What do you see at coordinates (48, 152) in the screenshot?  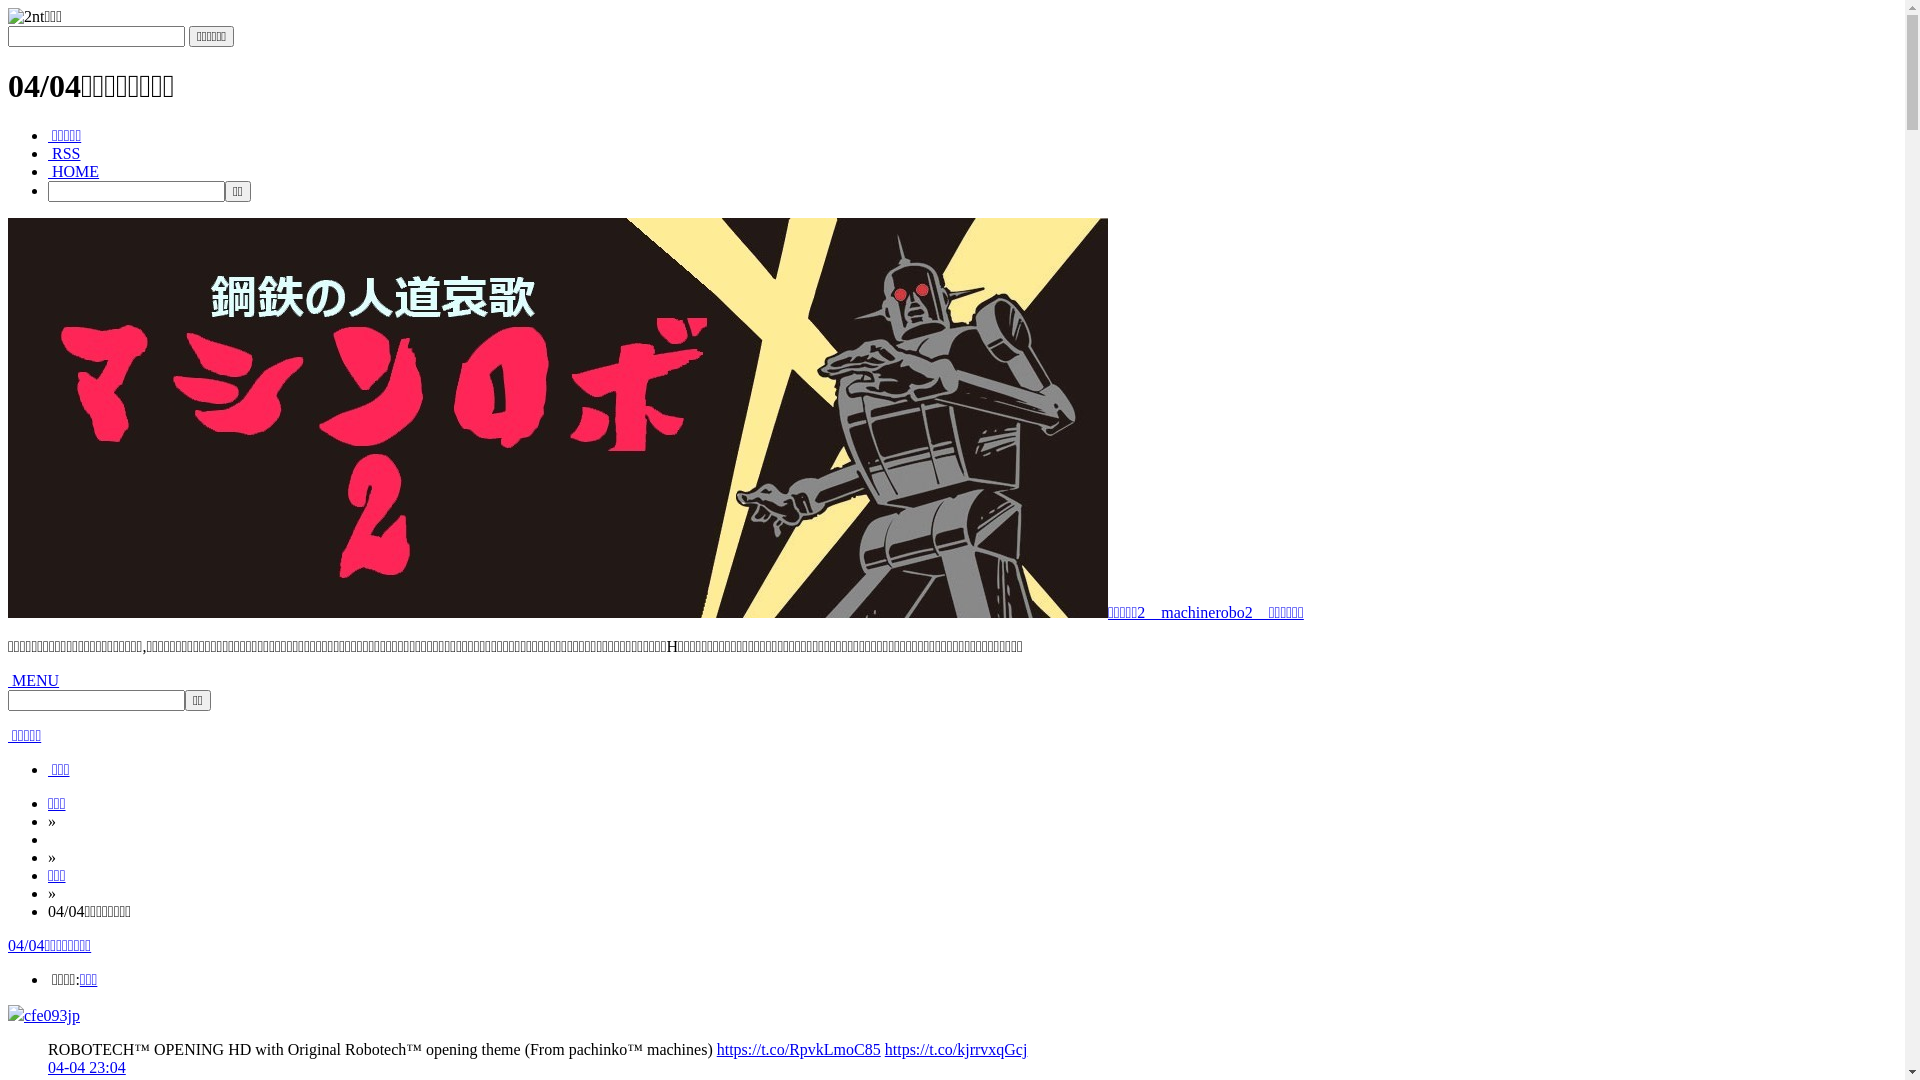 I see `' RSS'` at bounding box center [48, 152].